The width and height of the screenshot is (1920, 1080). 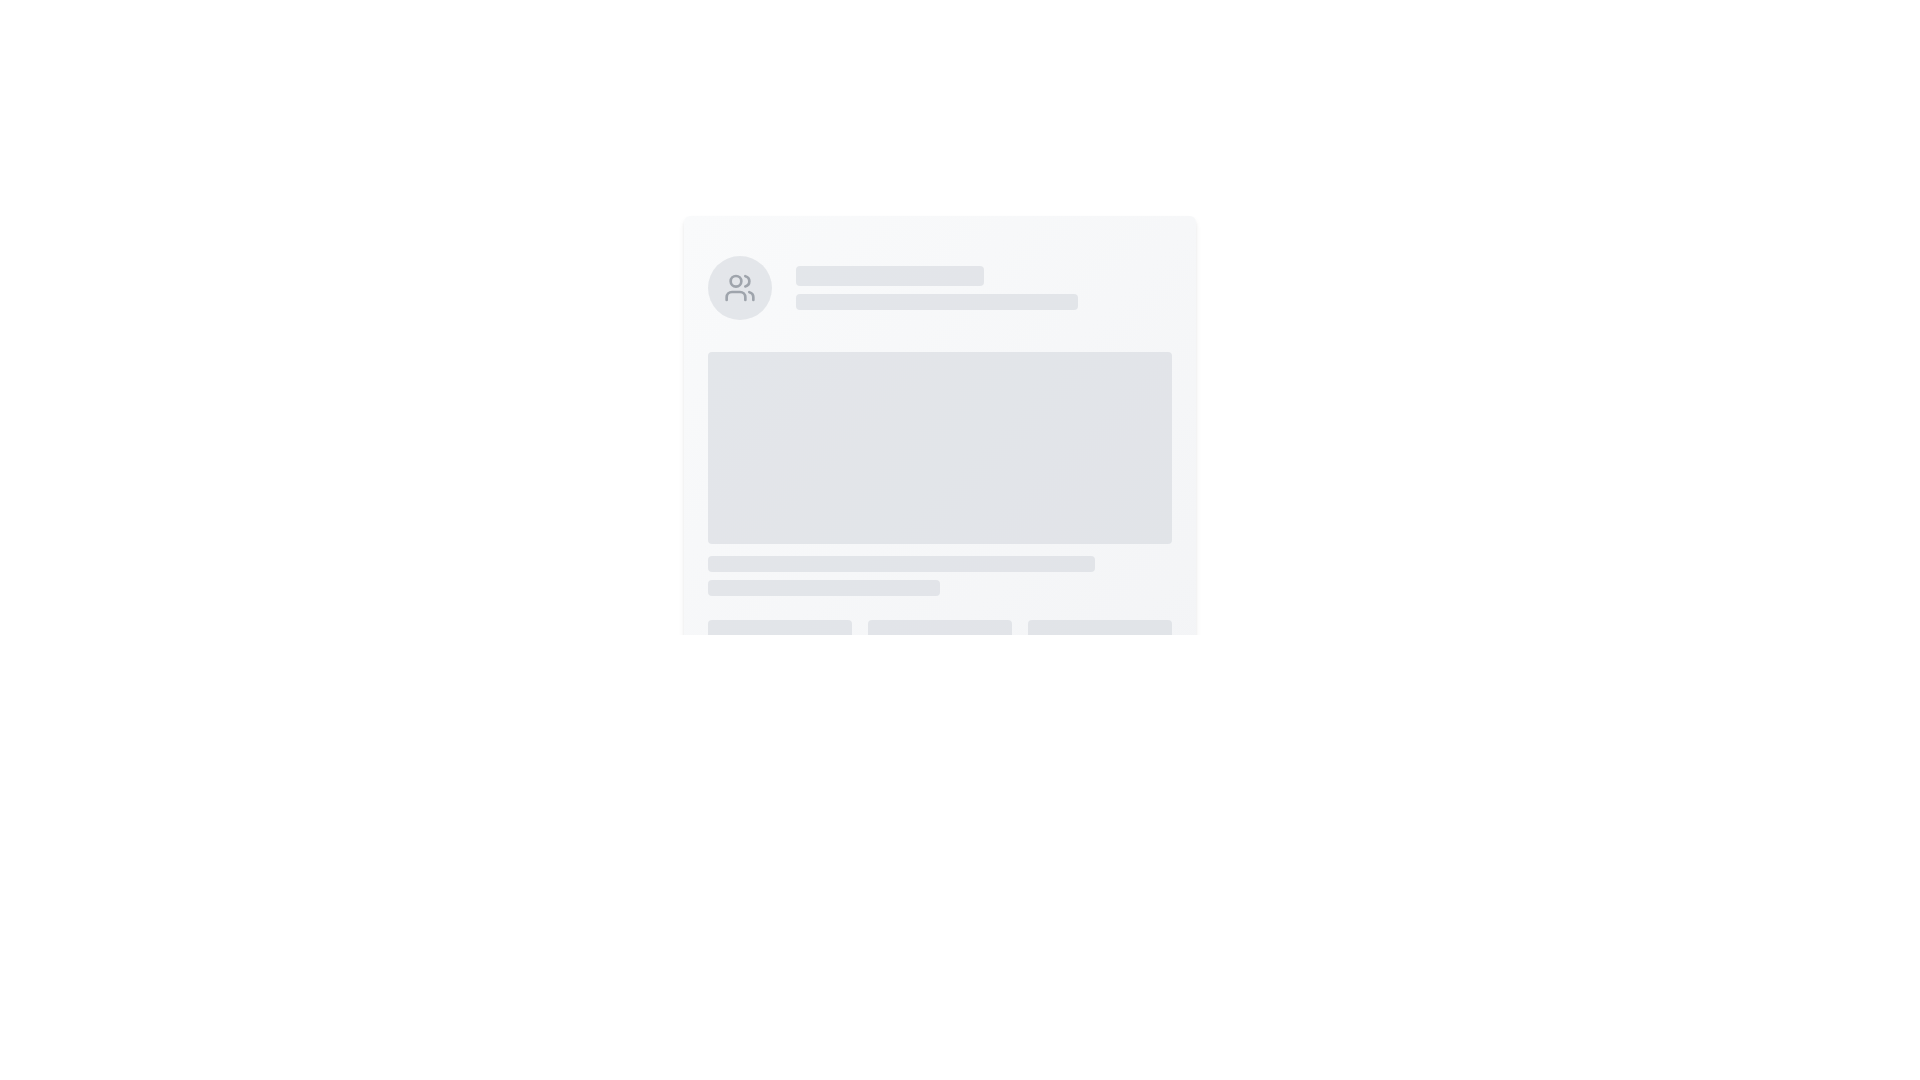 What do you see at coordinates (738, 288) in the screenshot?
I see `the user/group icon represented by an SVG graphic component, located in the top-left section of the interface` at bounding box center [738, 288].